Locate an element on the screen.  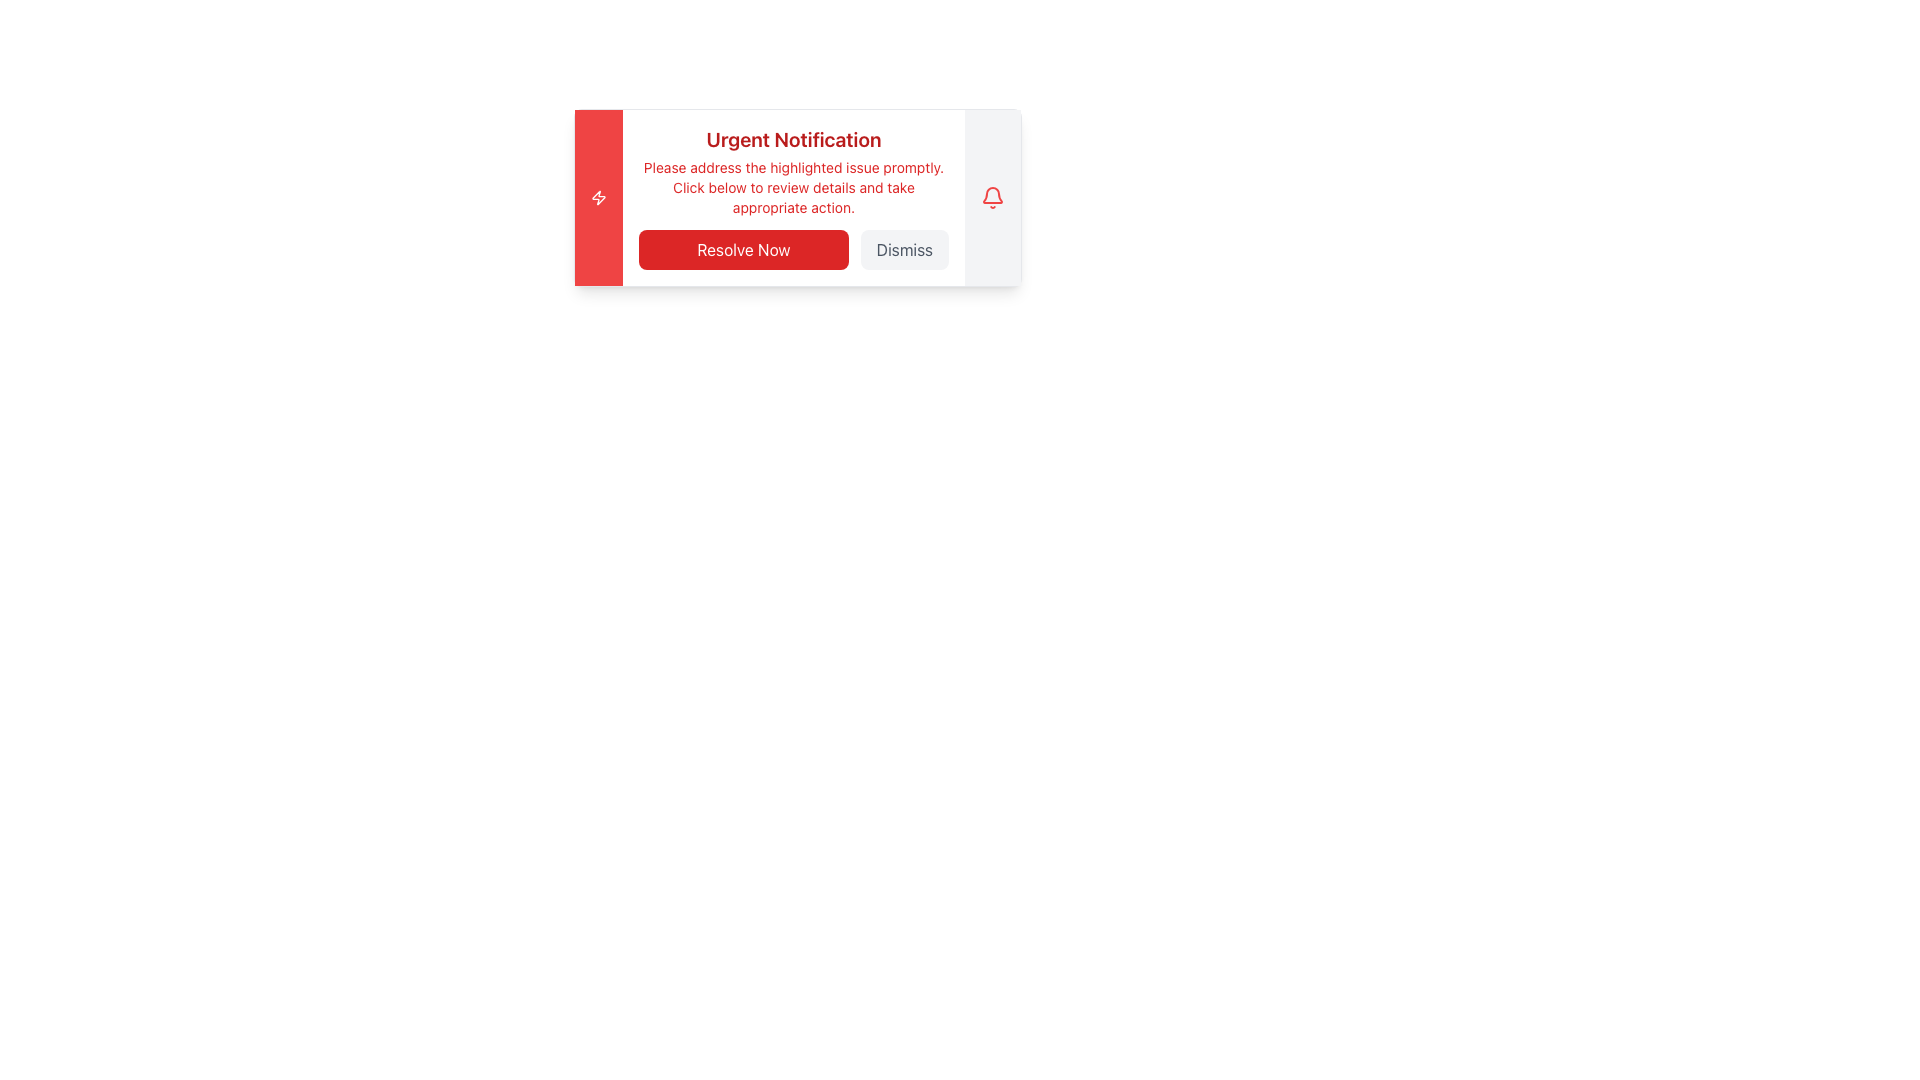
message displayed in red letters below the bold red heading 'Urgent Notification' in the notification panel is located at coordinates (792, 188).